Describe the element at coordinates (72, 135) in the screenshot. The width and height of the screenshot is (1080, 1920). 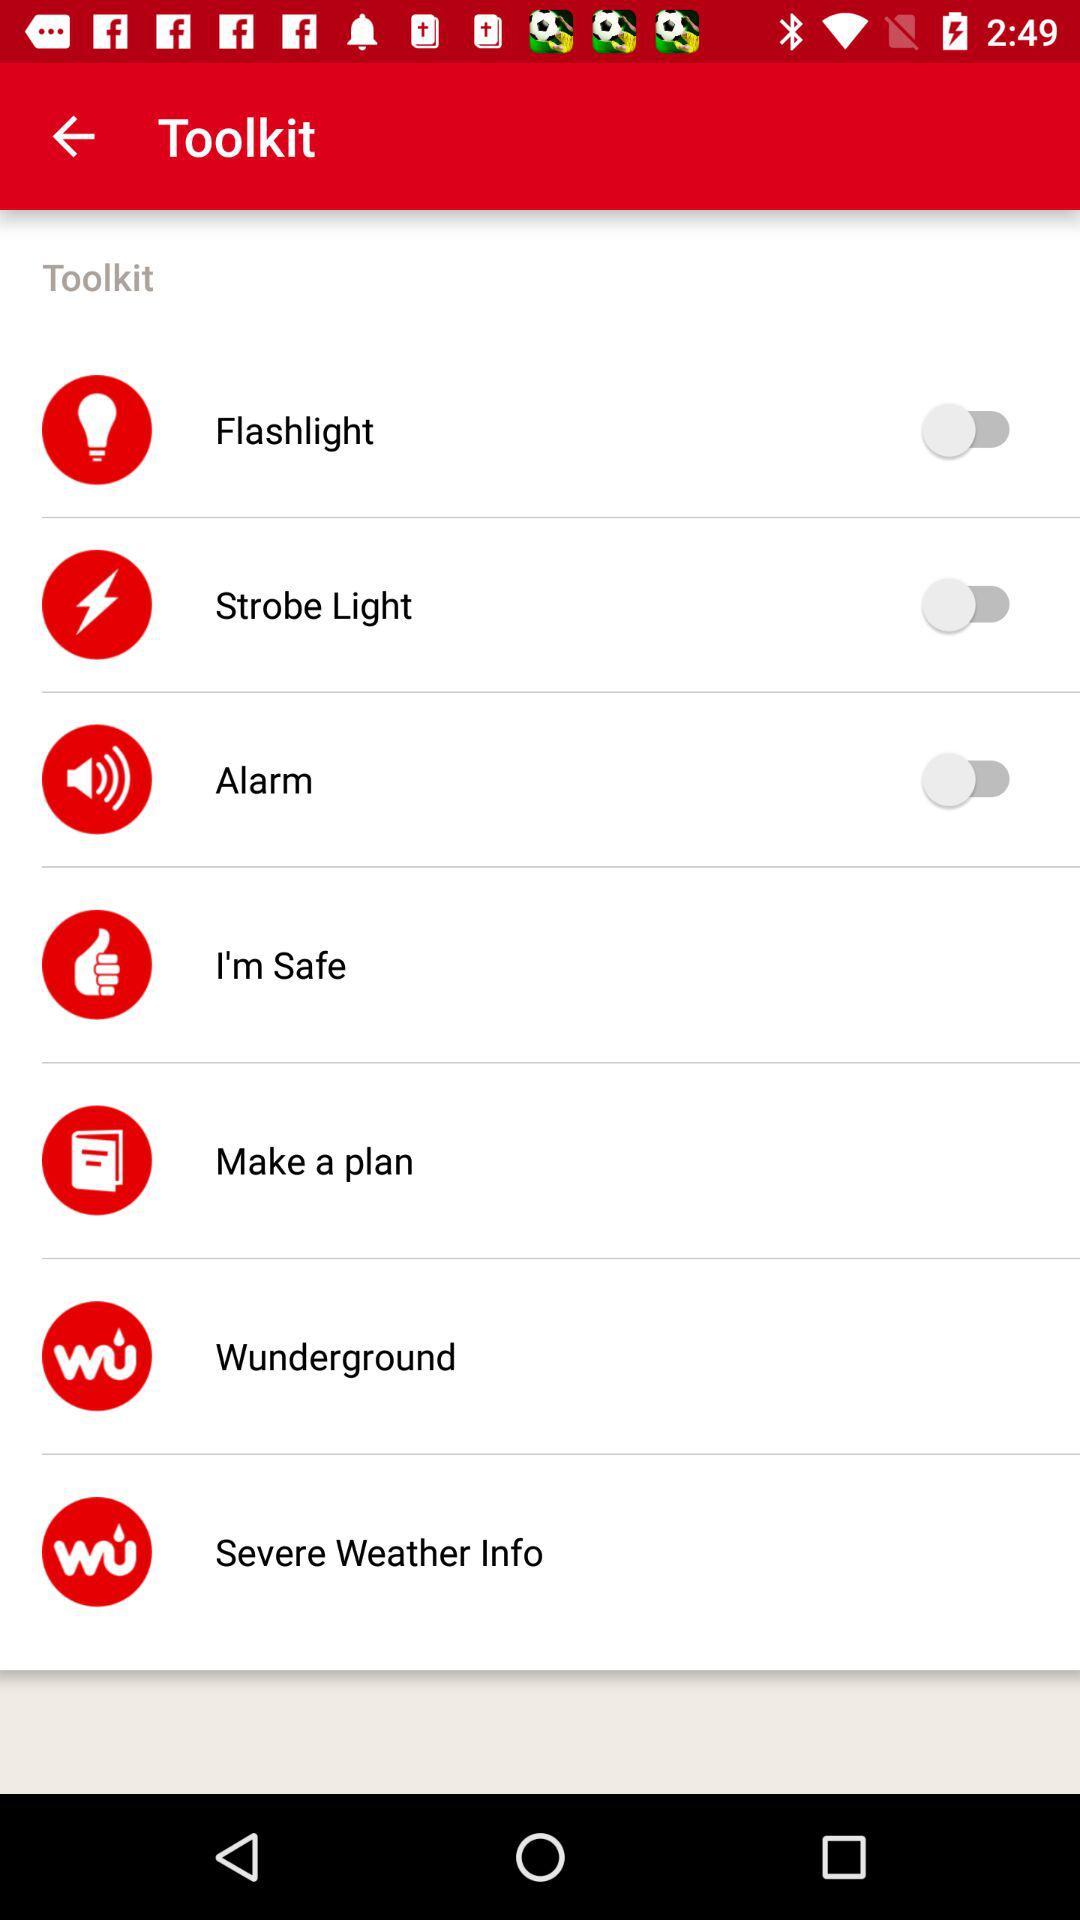
I see `the app to the left of toolkit app` at that location.